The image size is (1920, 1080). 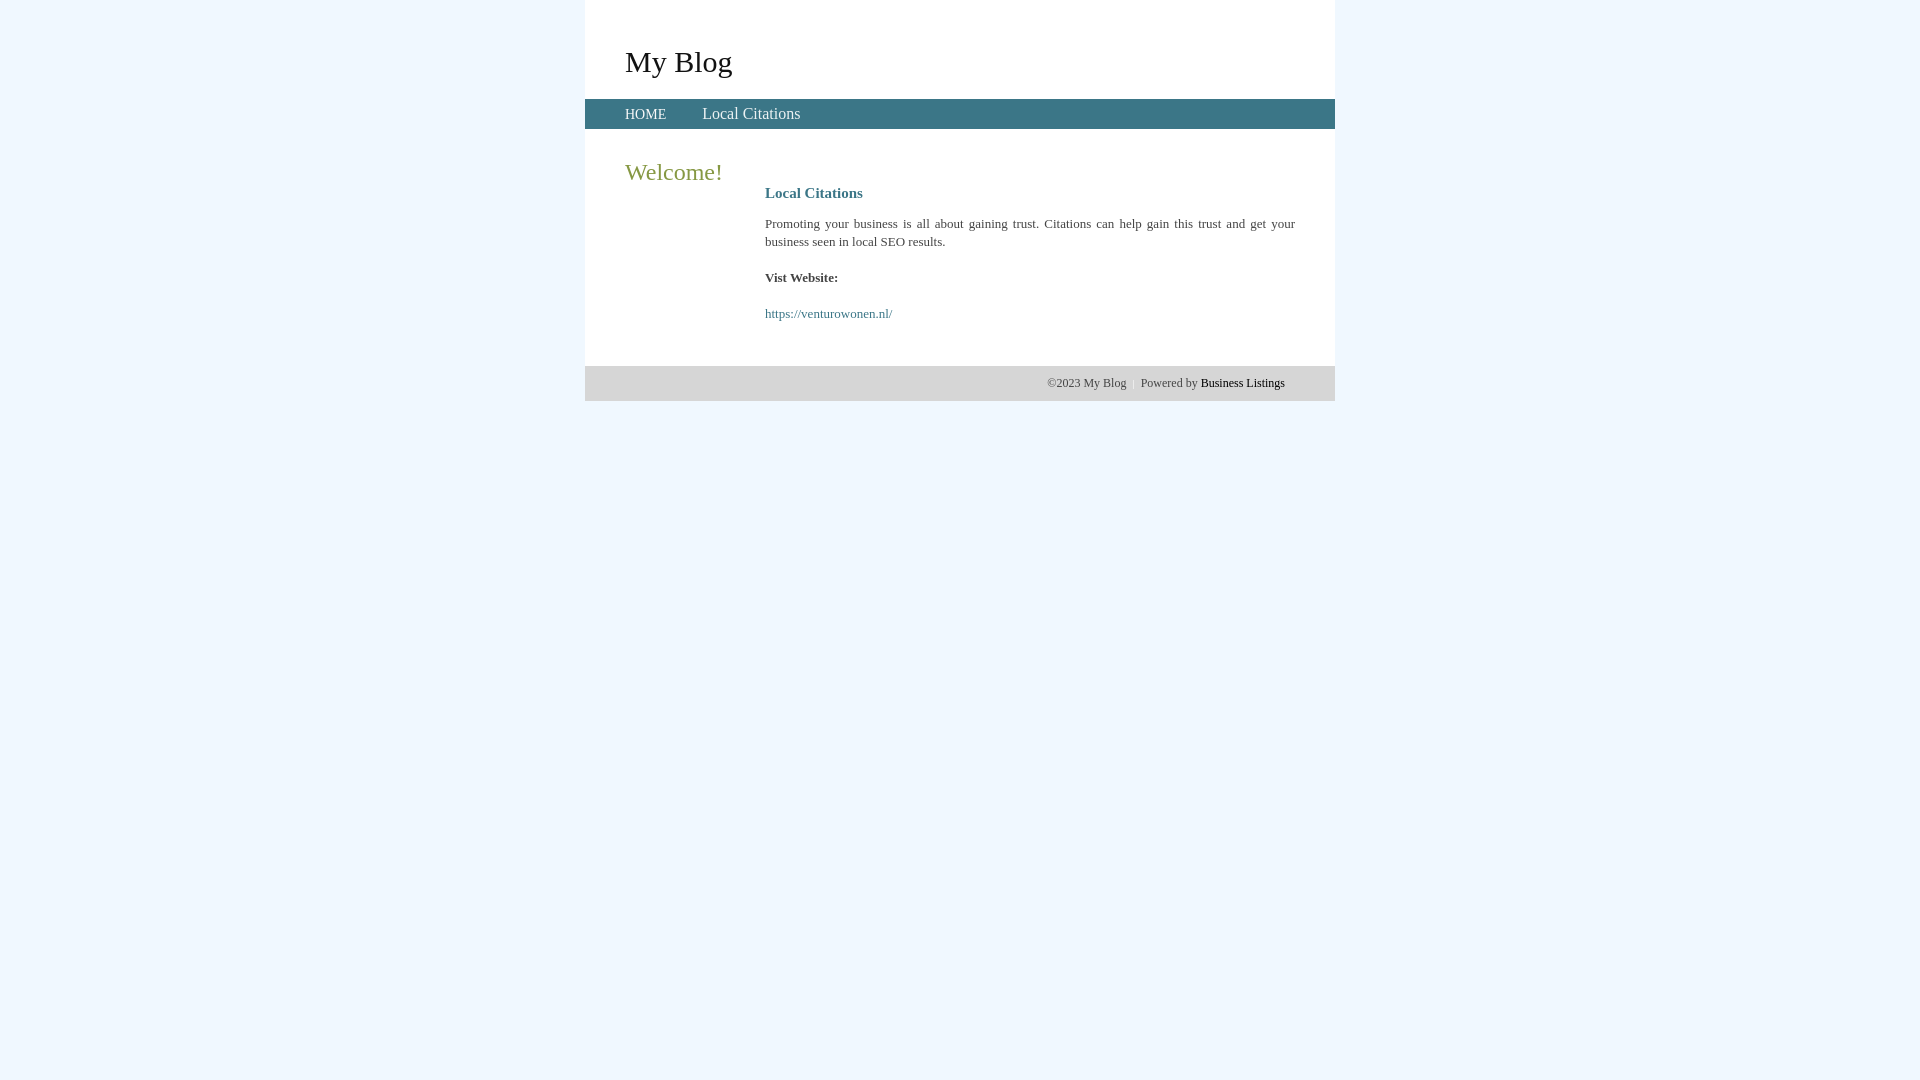 What do you see at coordinates (645, 114) in the screenshot?
I see `'HOME'` at bounding box center [645, 114].